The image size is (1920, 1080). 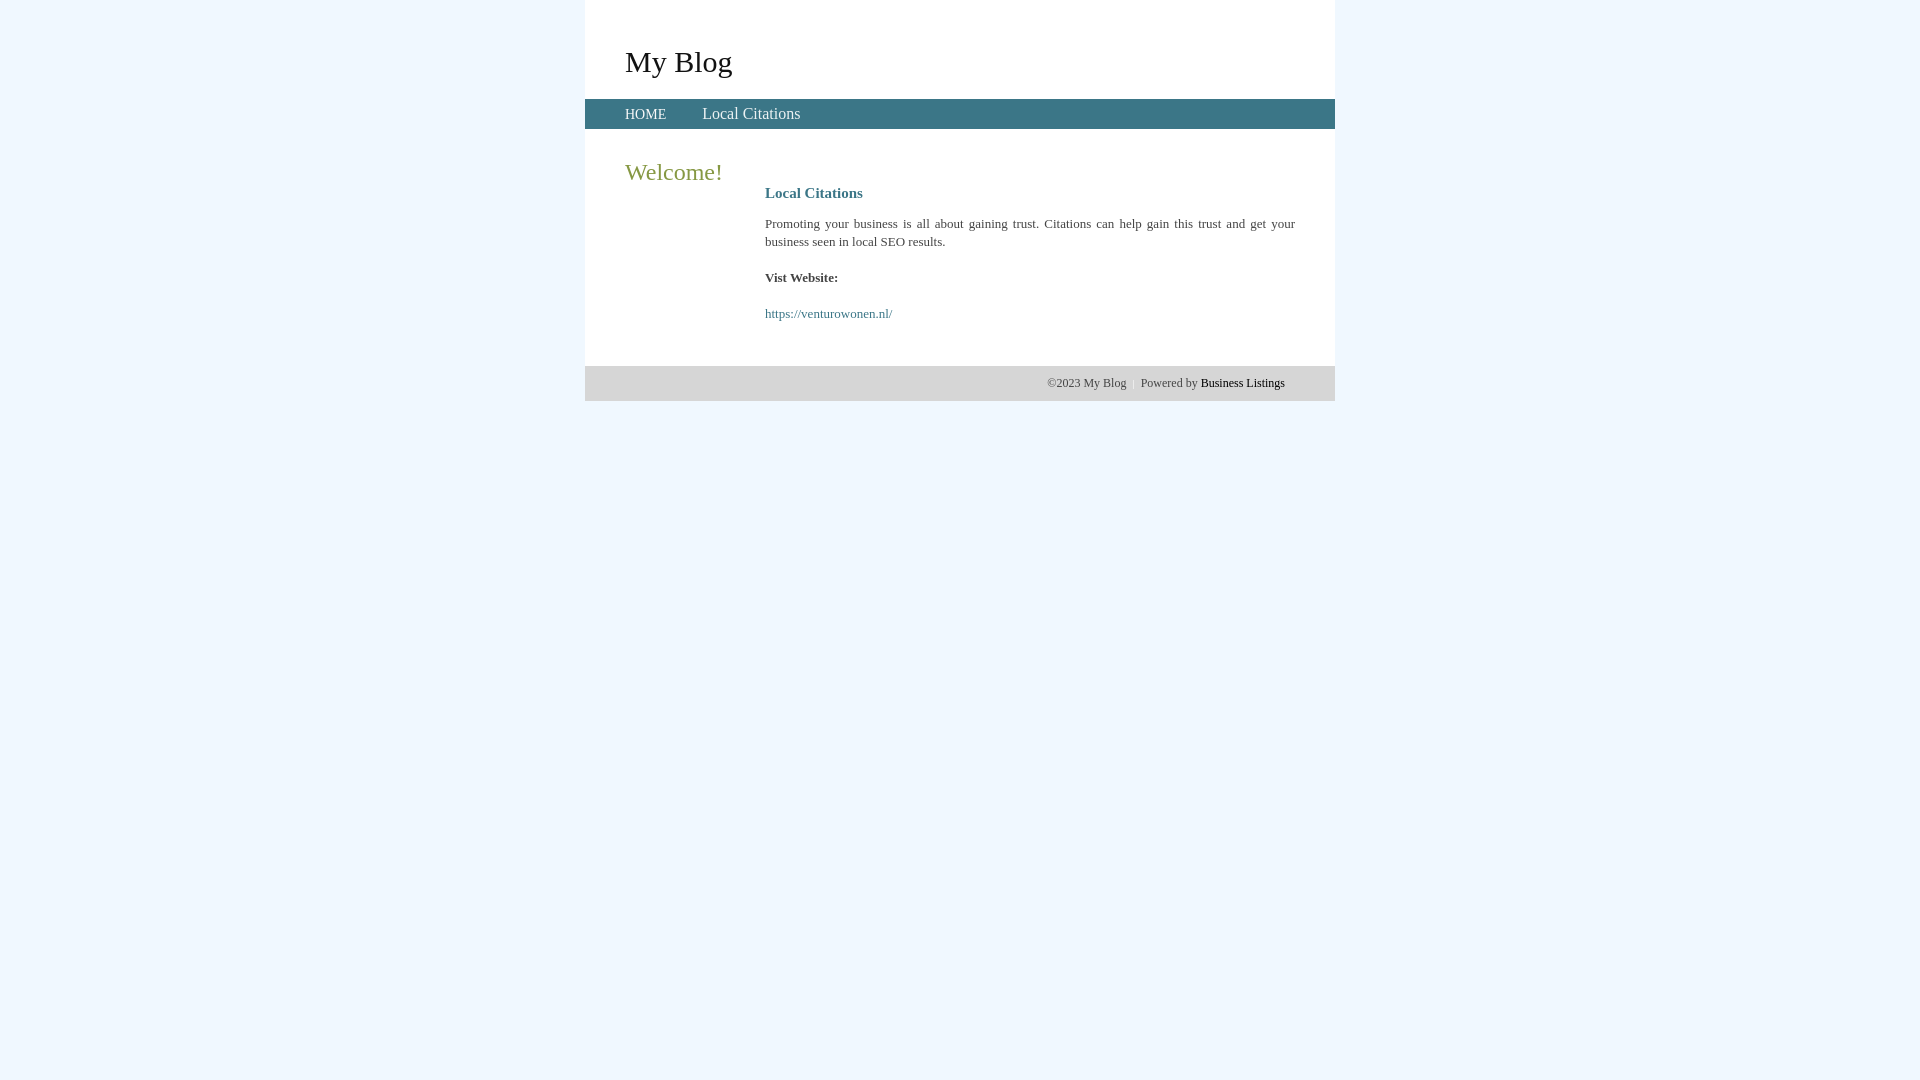 What do you see at coordinates (645, 114) in the screenshot?
I see `'HOME'` at bounding box center [645, 114].